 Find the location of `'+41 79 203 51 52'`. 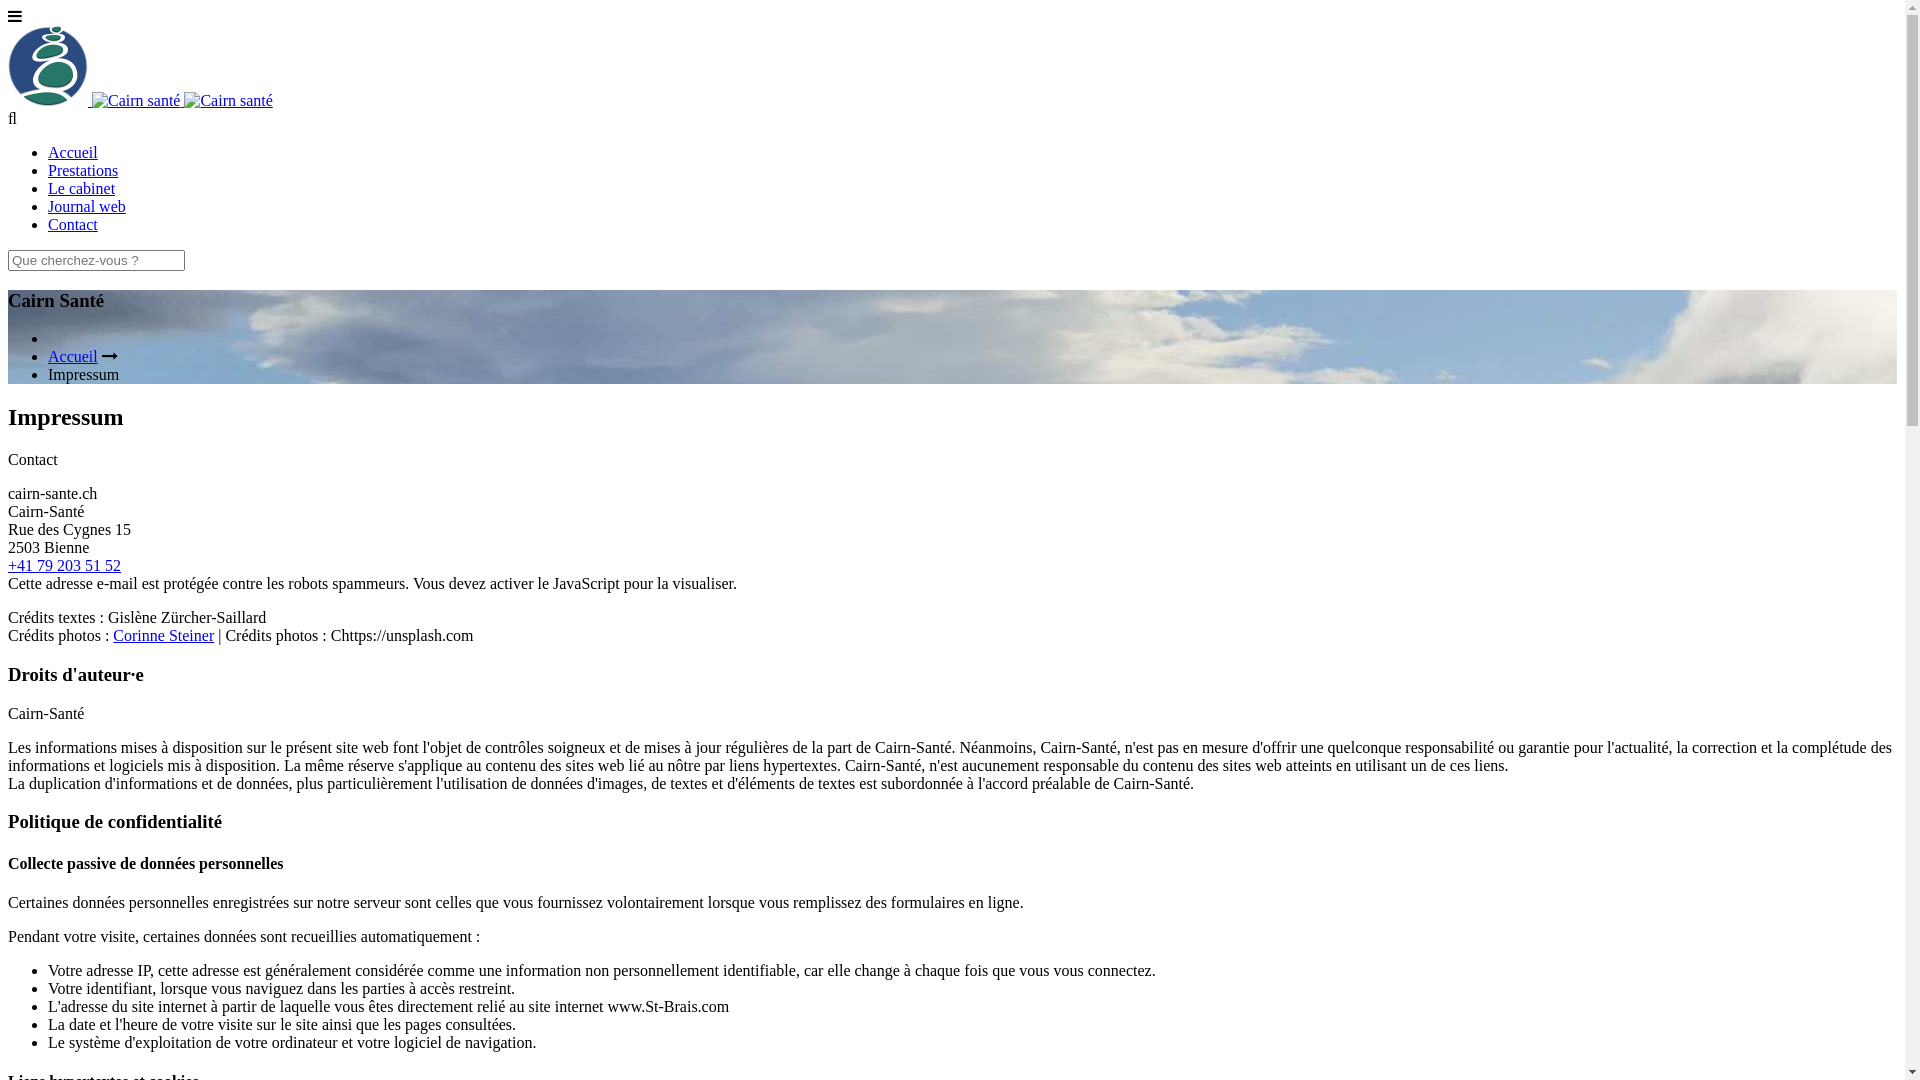

'+41 79 203 51 52' is located at coordinates (64, 565).